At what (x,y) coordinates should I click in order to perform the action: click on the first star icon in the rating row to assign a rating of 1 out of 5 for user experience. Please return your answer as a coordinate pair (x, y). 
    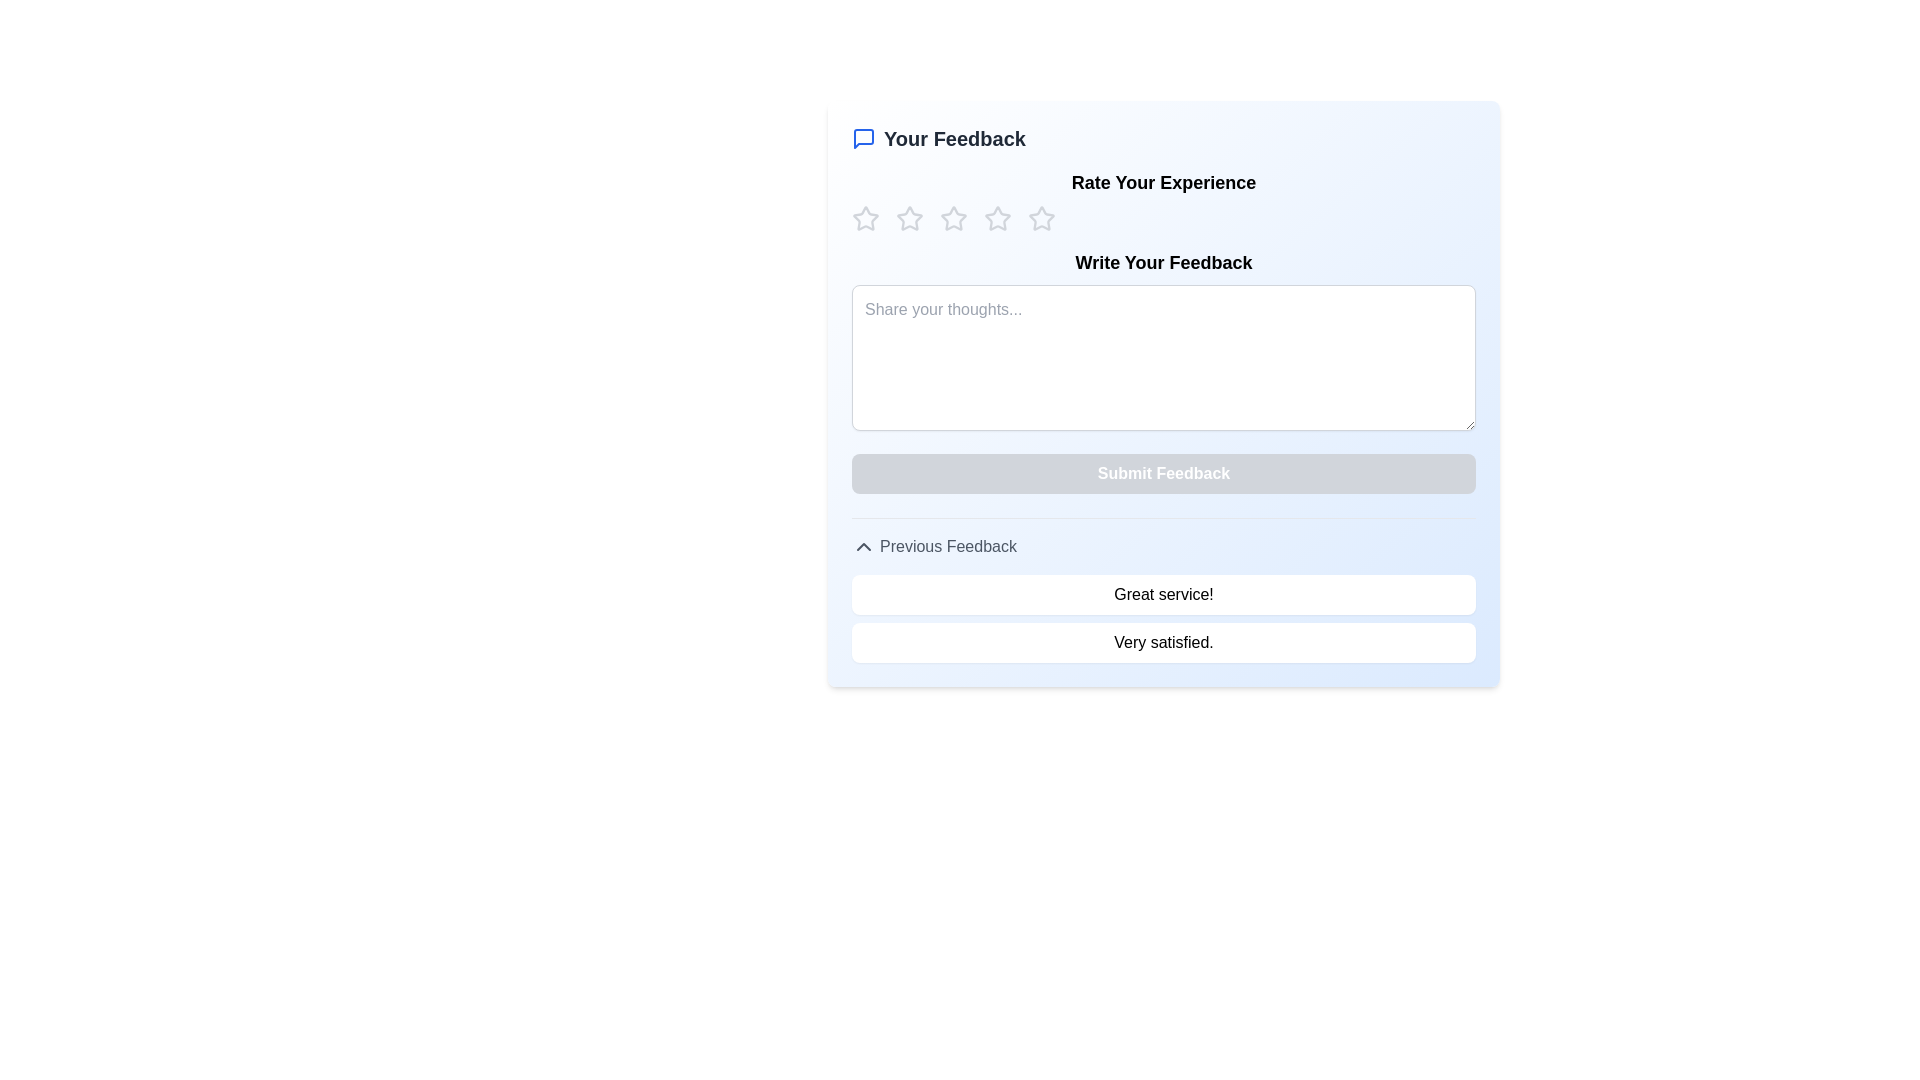
    Looking at the image, I should click on (865, 219).